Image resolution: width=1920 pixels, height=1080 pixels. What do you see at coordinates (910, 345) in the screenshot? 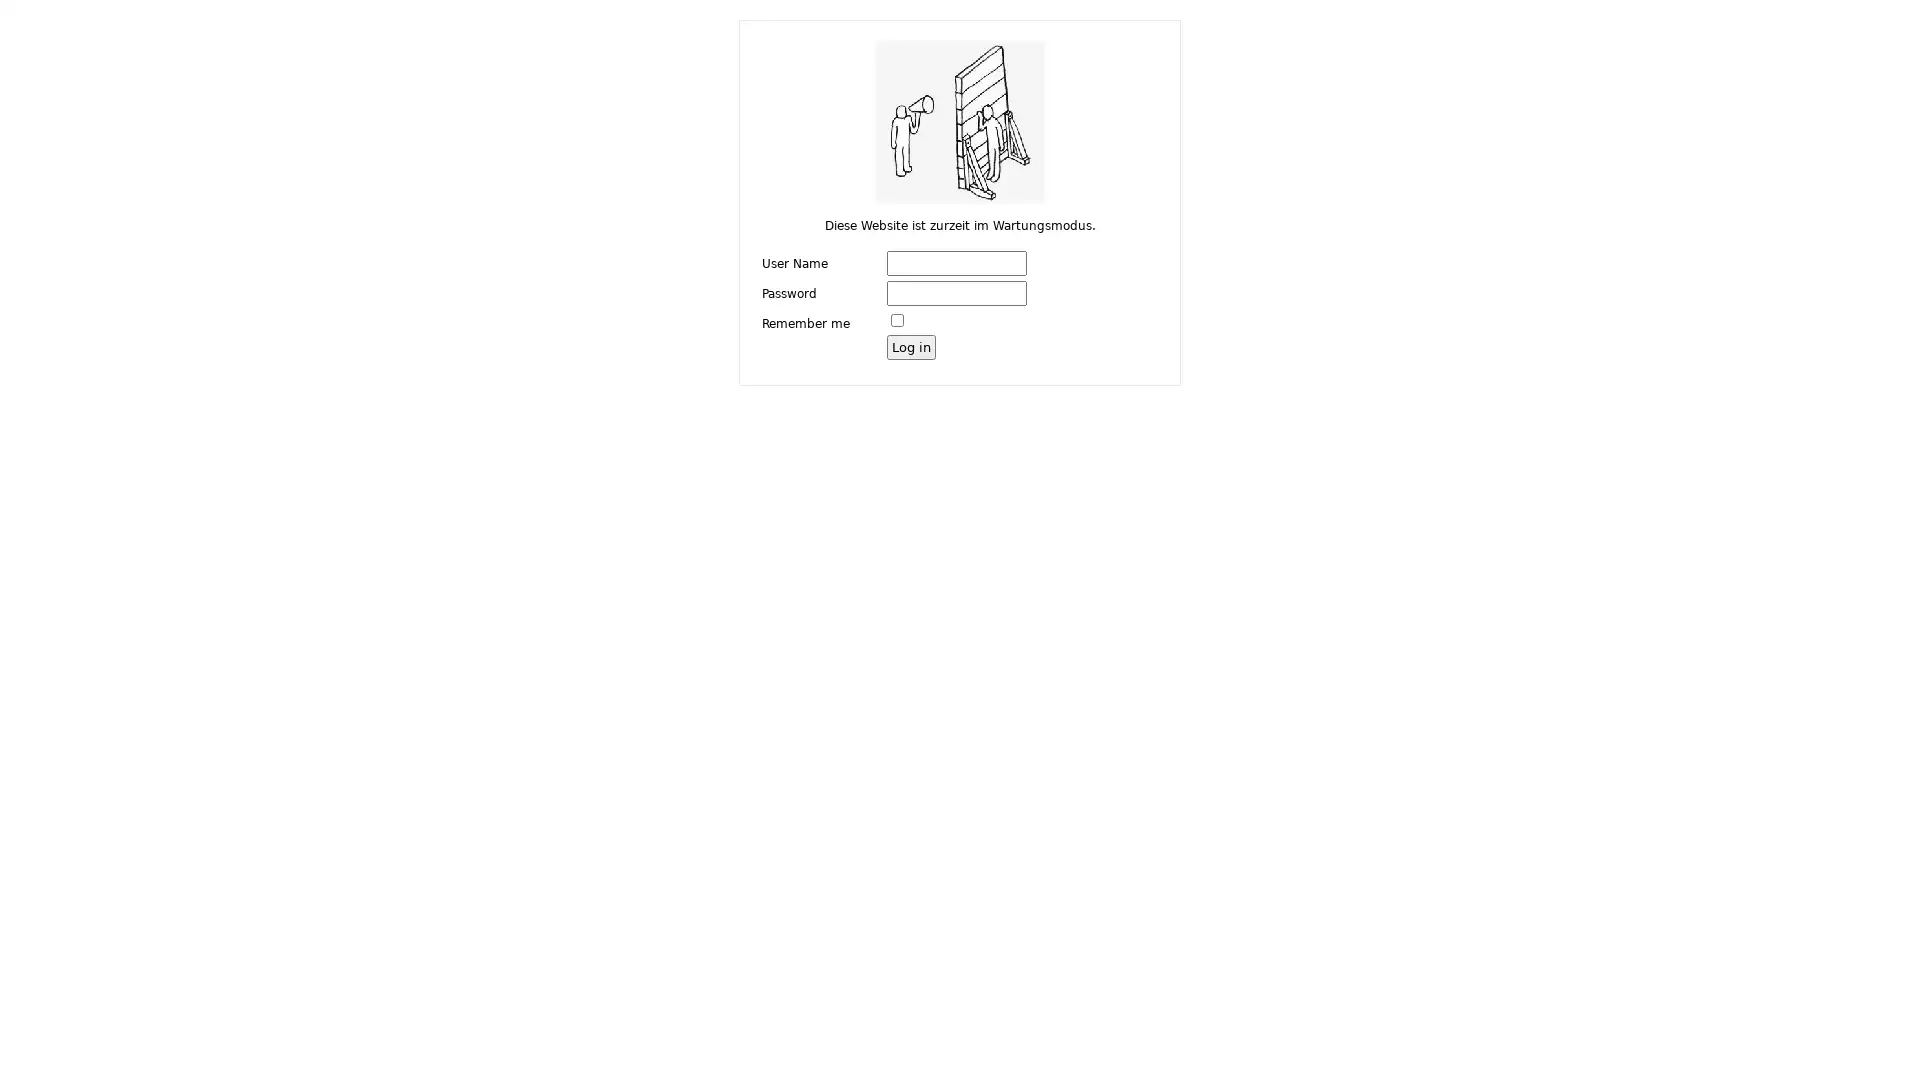
I see `Log in` at bounding box center [910, 345].